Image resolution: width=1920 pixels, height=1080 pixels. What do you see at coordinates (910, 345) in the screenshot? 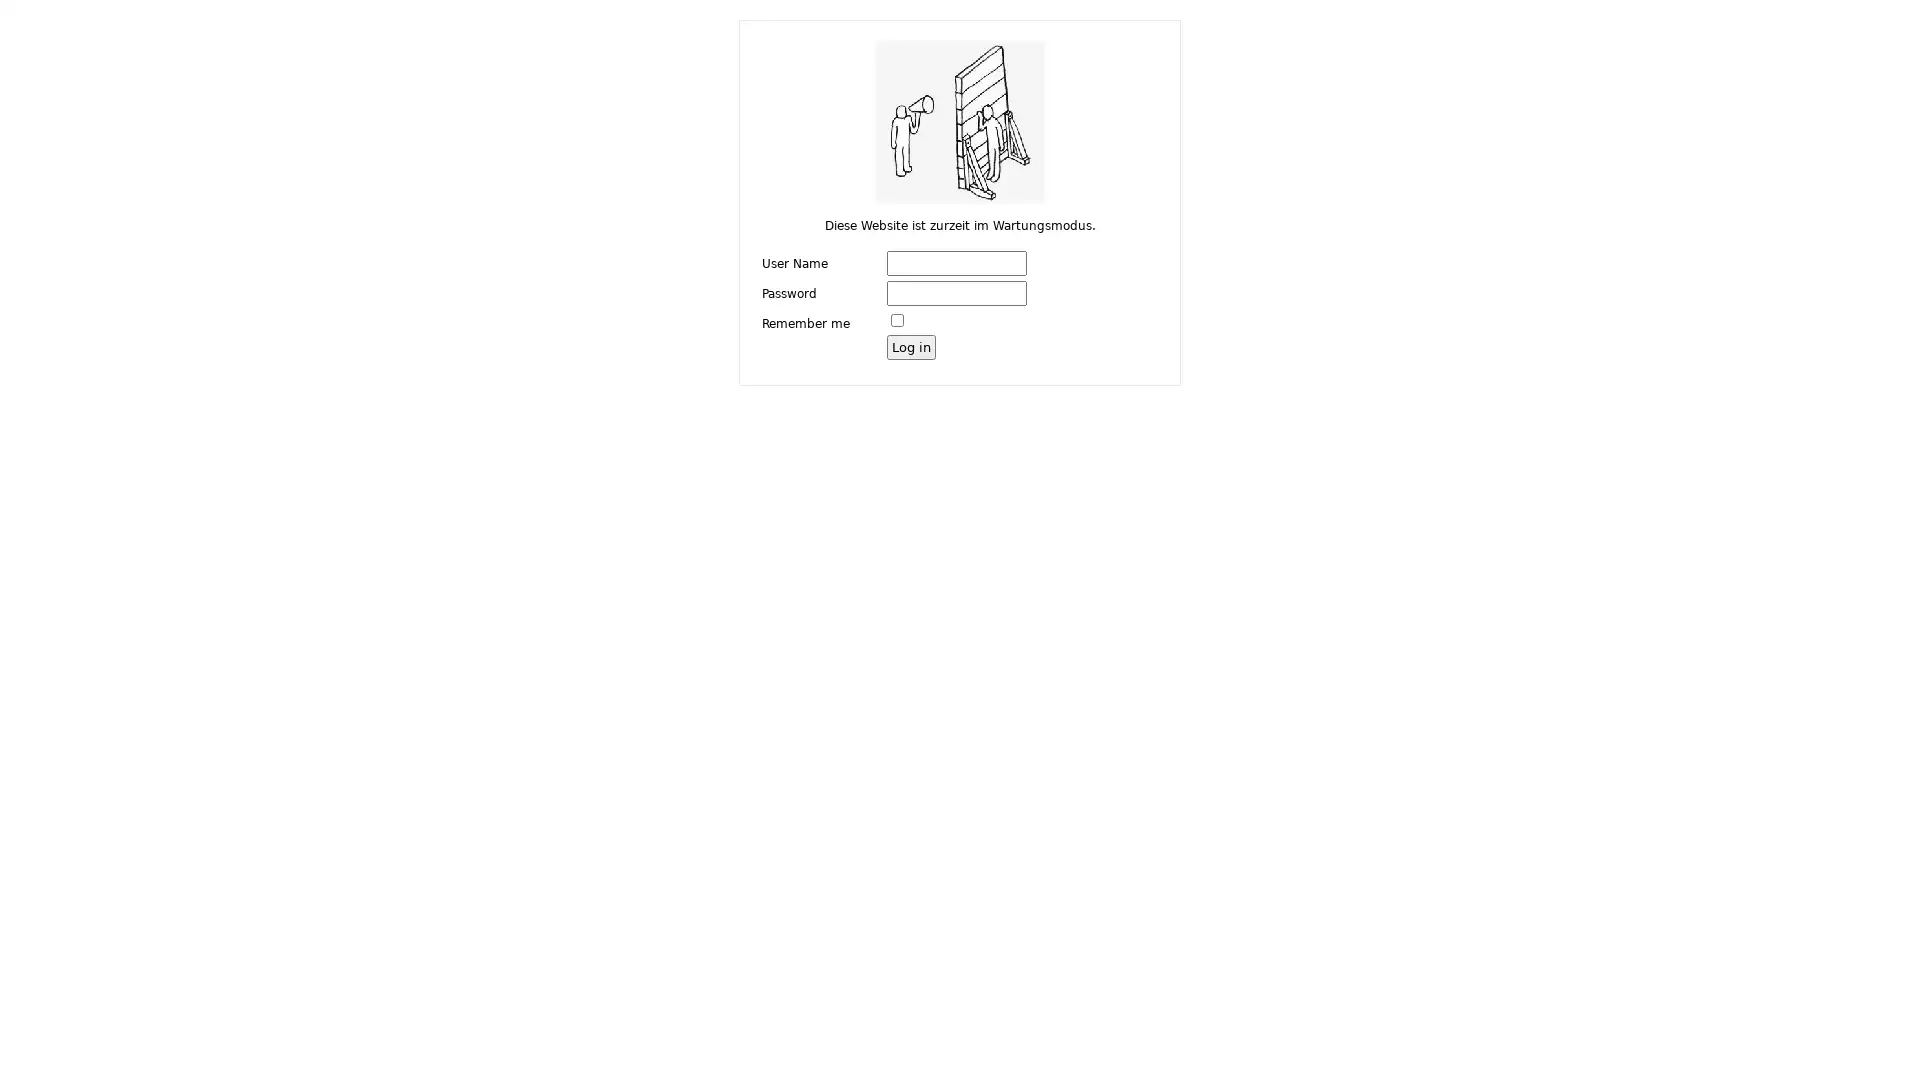
I see `Log in` at bounding box center [910, 345].